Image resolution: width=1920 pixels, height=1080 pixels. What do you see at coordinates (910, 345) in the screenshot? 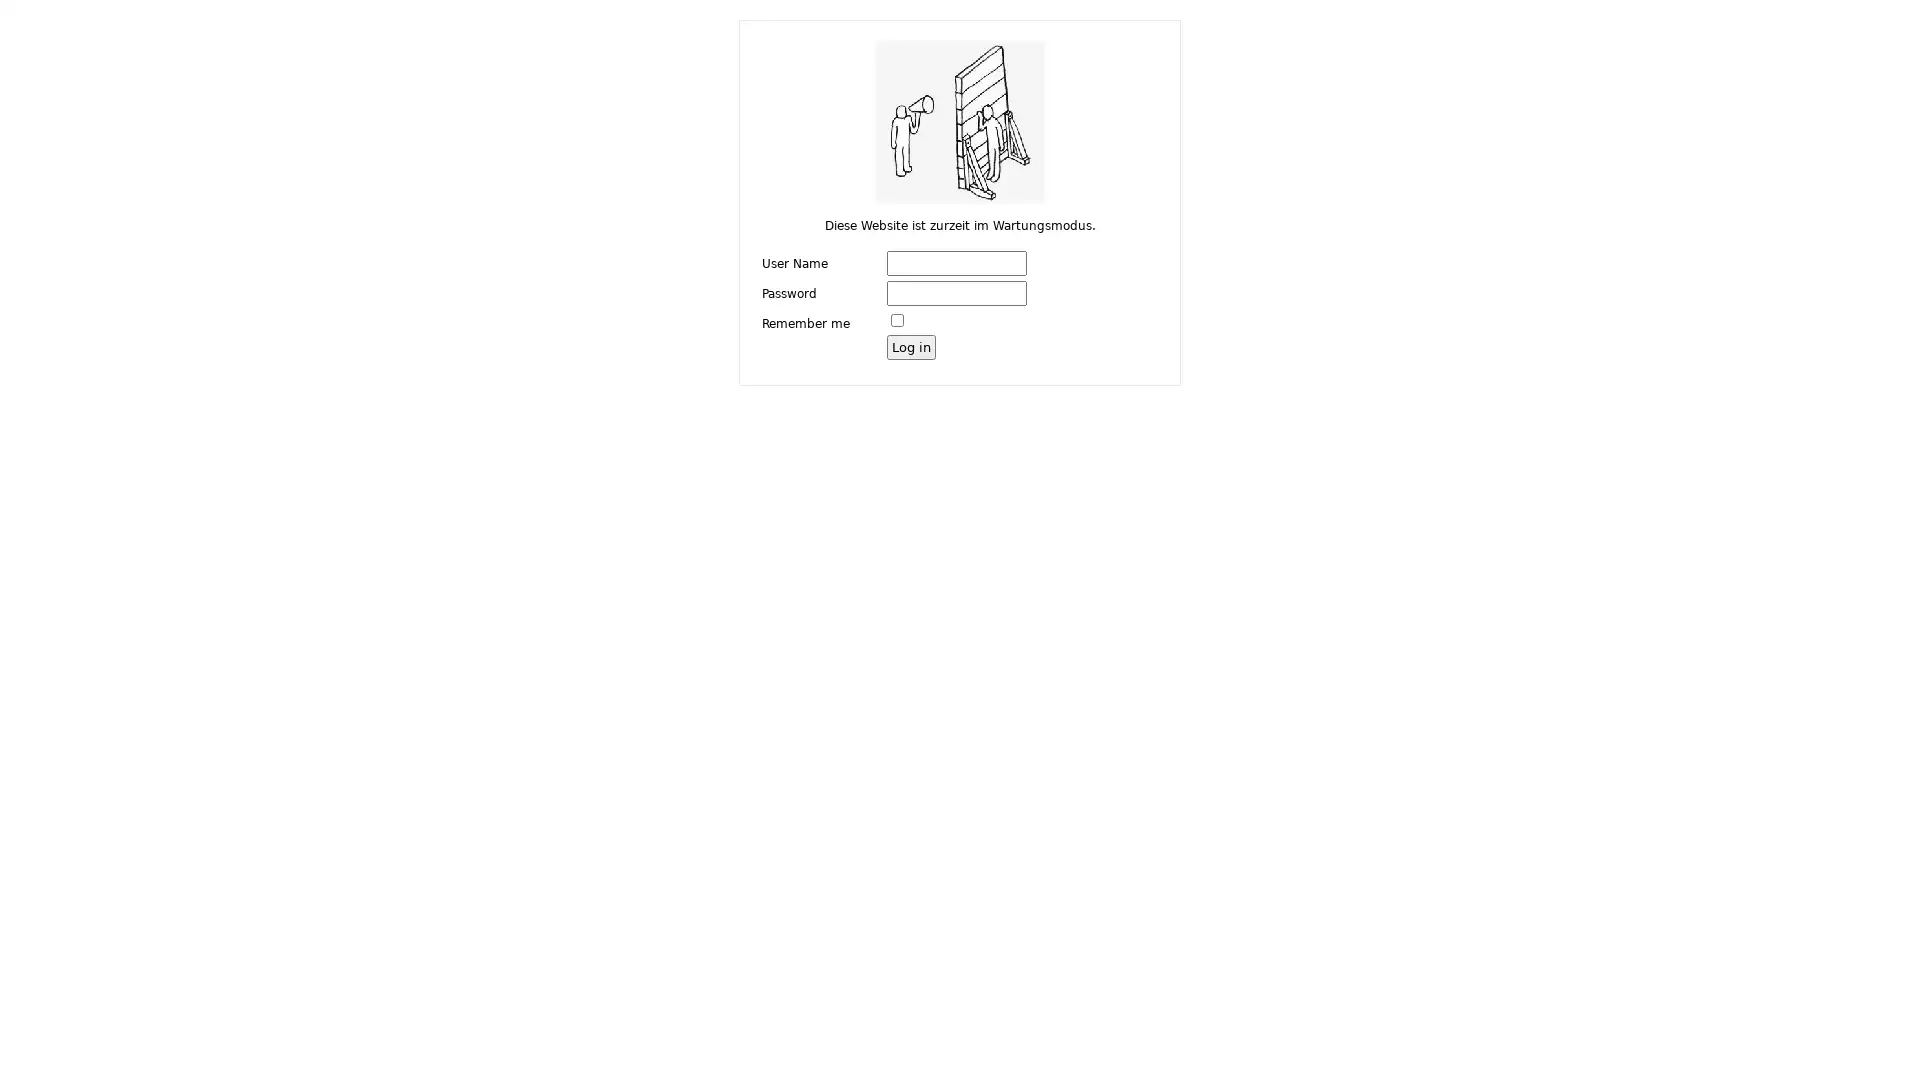
I see `Log in` at bounding box center [910, 345].